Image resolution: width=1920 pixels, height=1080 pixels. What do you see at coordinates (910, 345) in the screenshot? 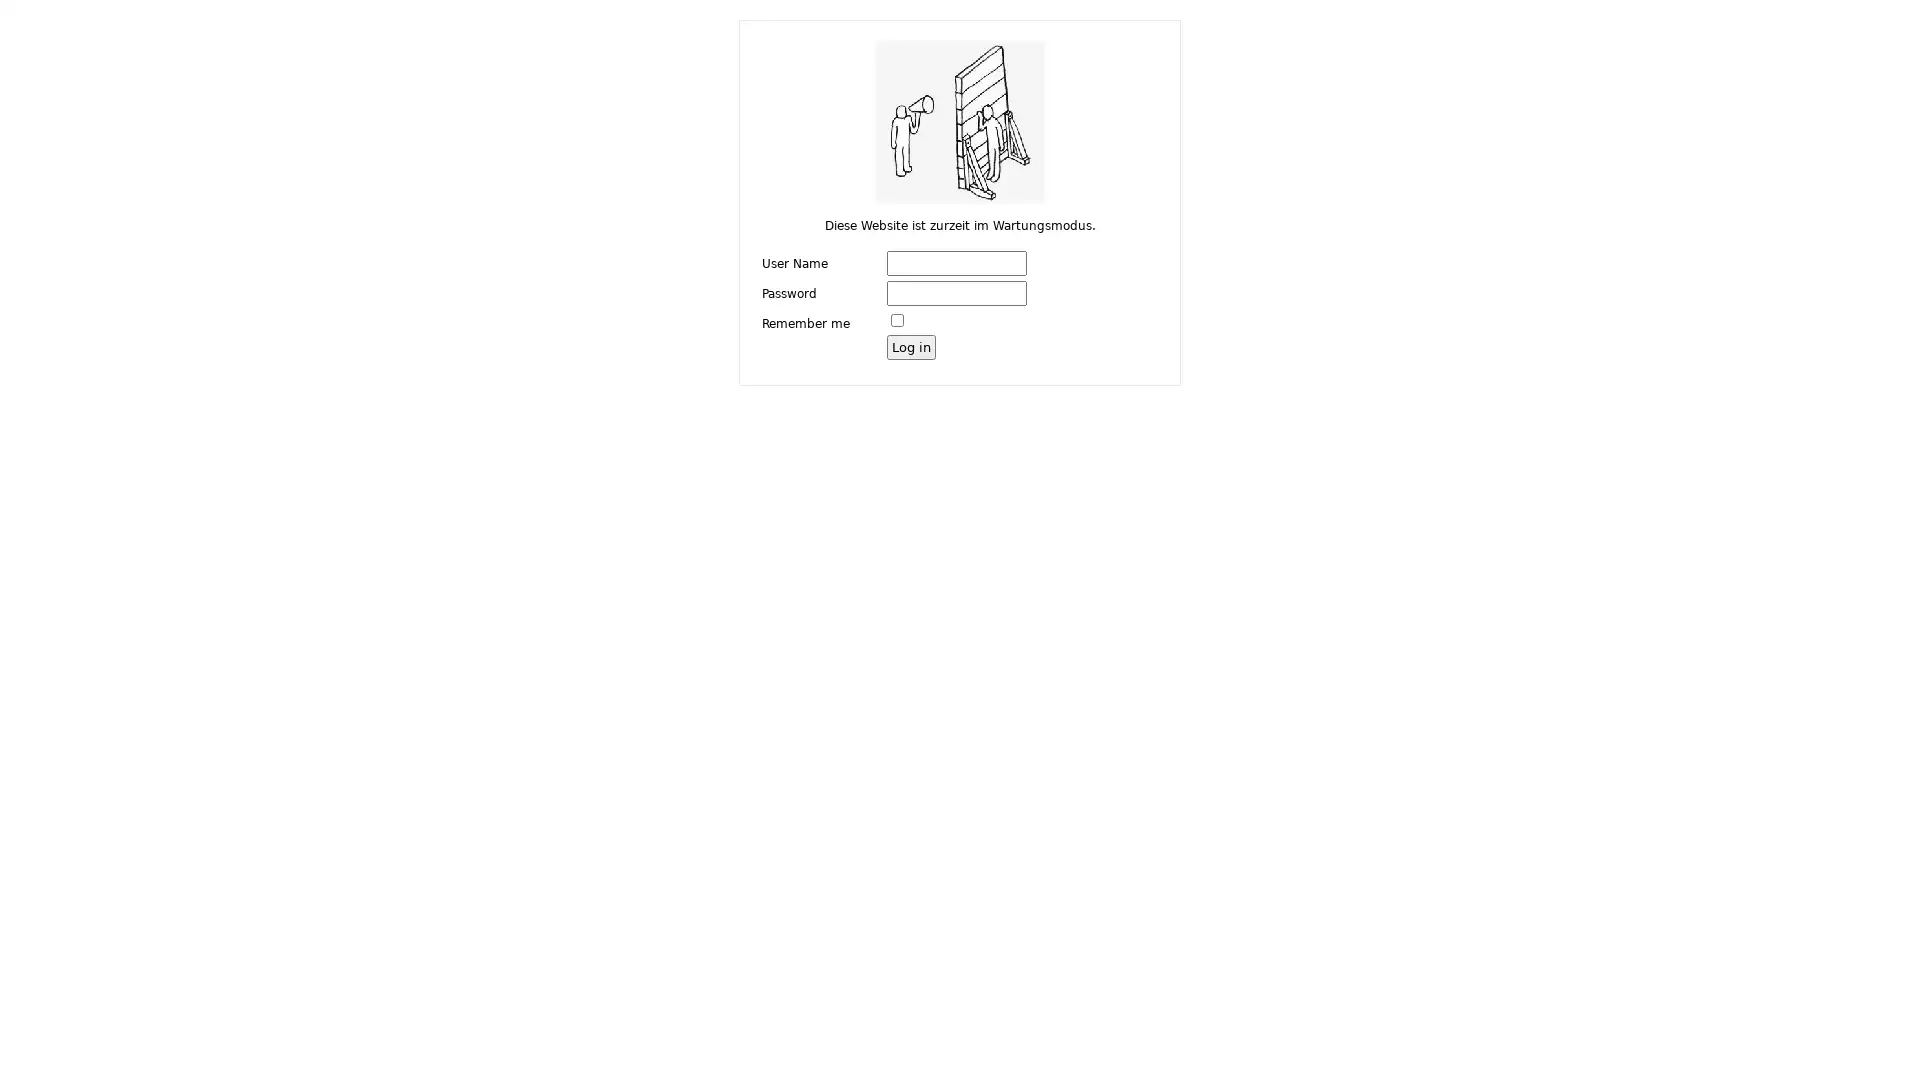
I see `Log in` at bounding box center [910, 345].